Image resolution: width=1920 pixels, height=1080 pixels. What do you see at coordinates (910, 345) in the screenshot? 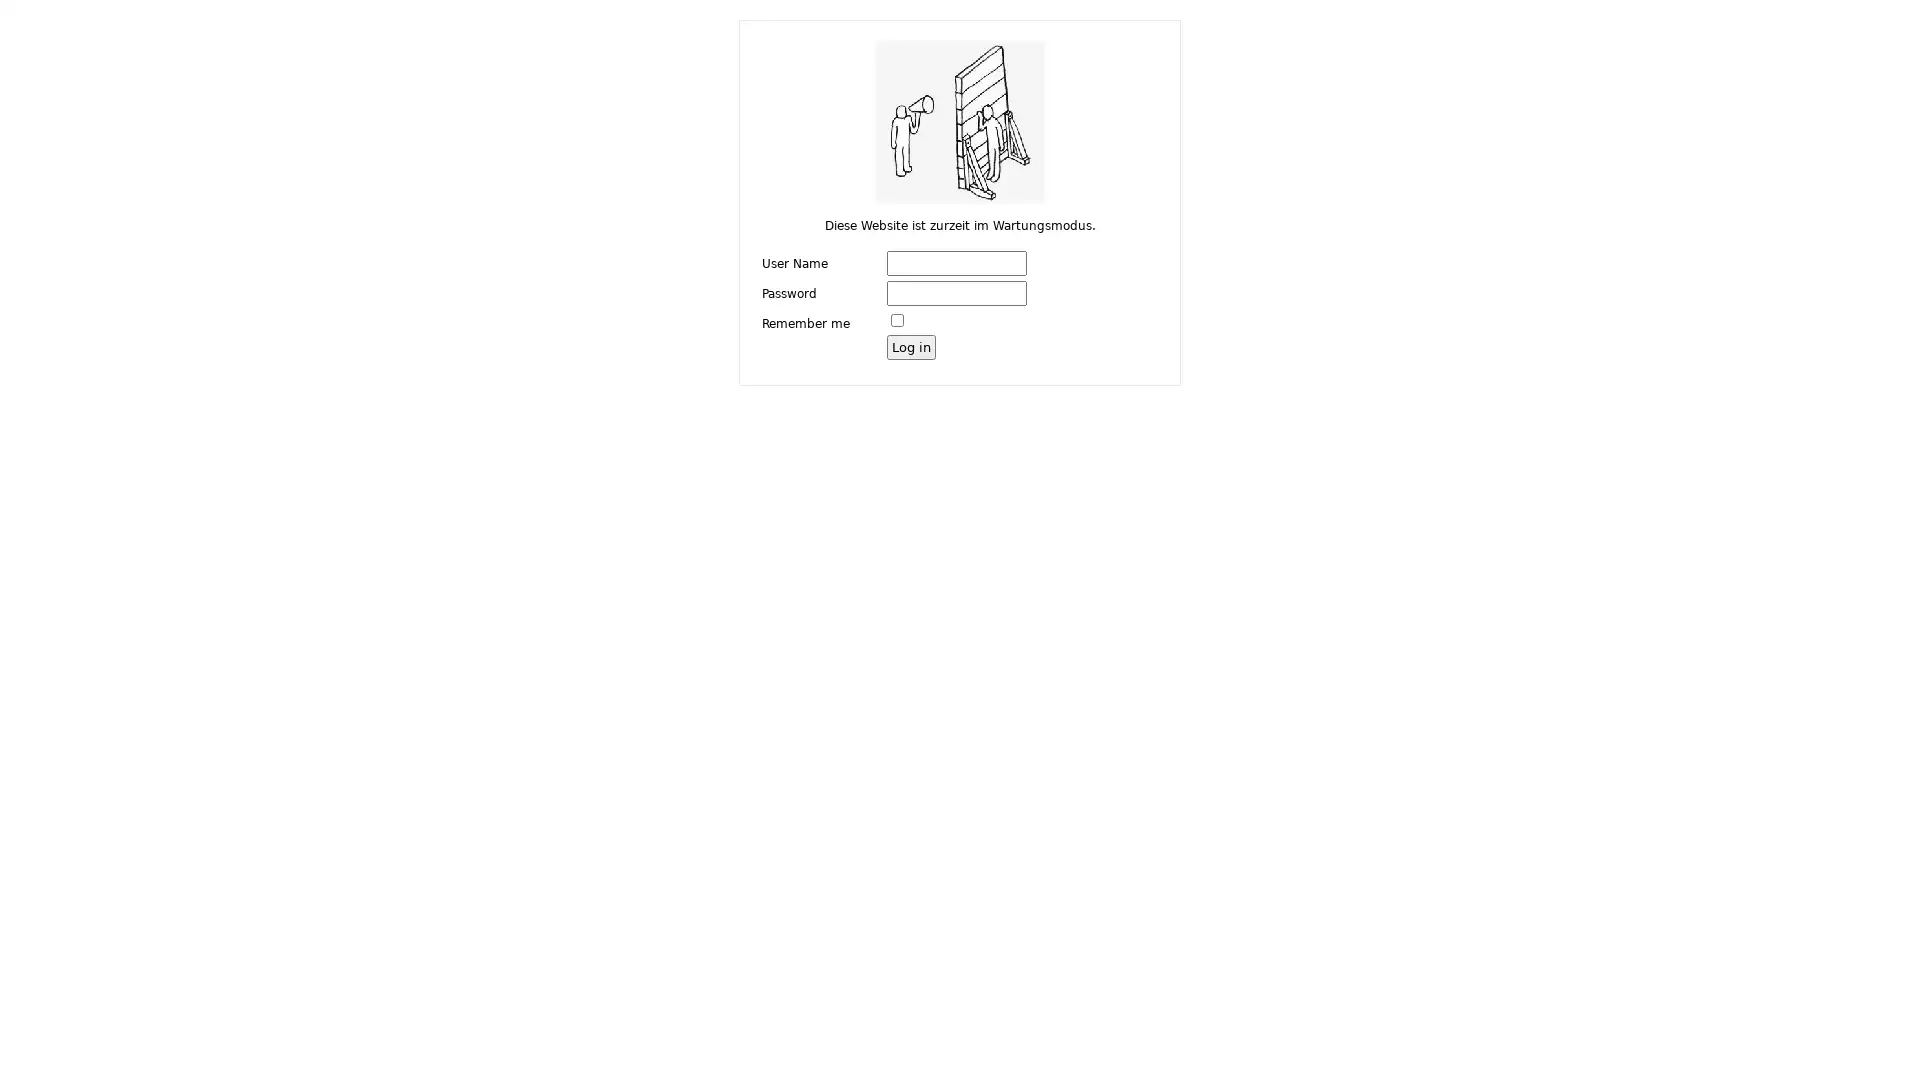
I see `Log in` at bounding box center [910, 345].